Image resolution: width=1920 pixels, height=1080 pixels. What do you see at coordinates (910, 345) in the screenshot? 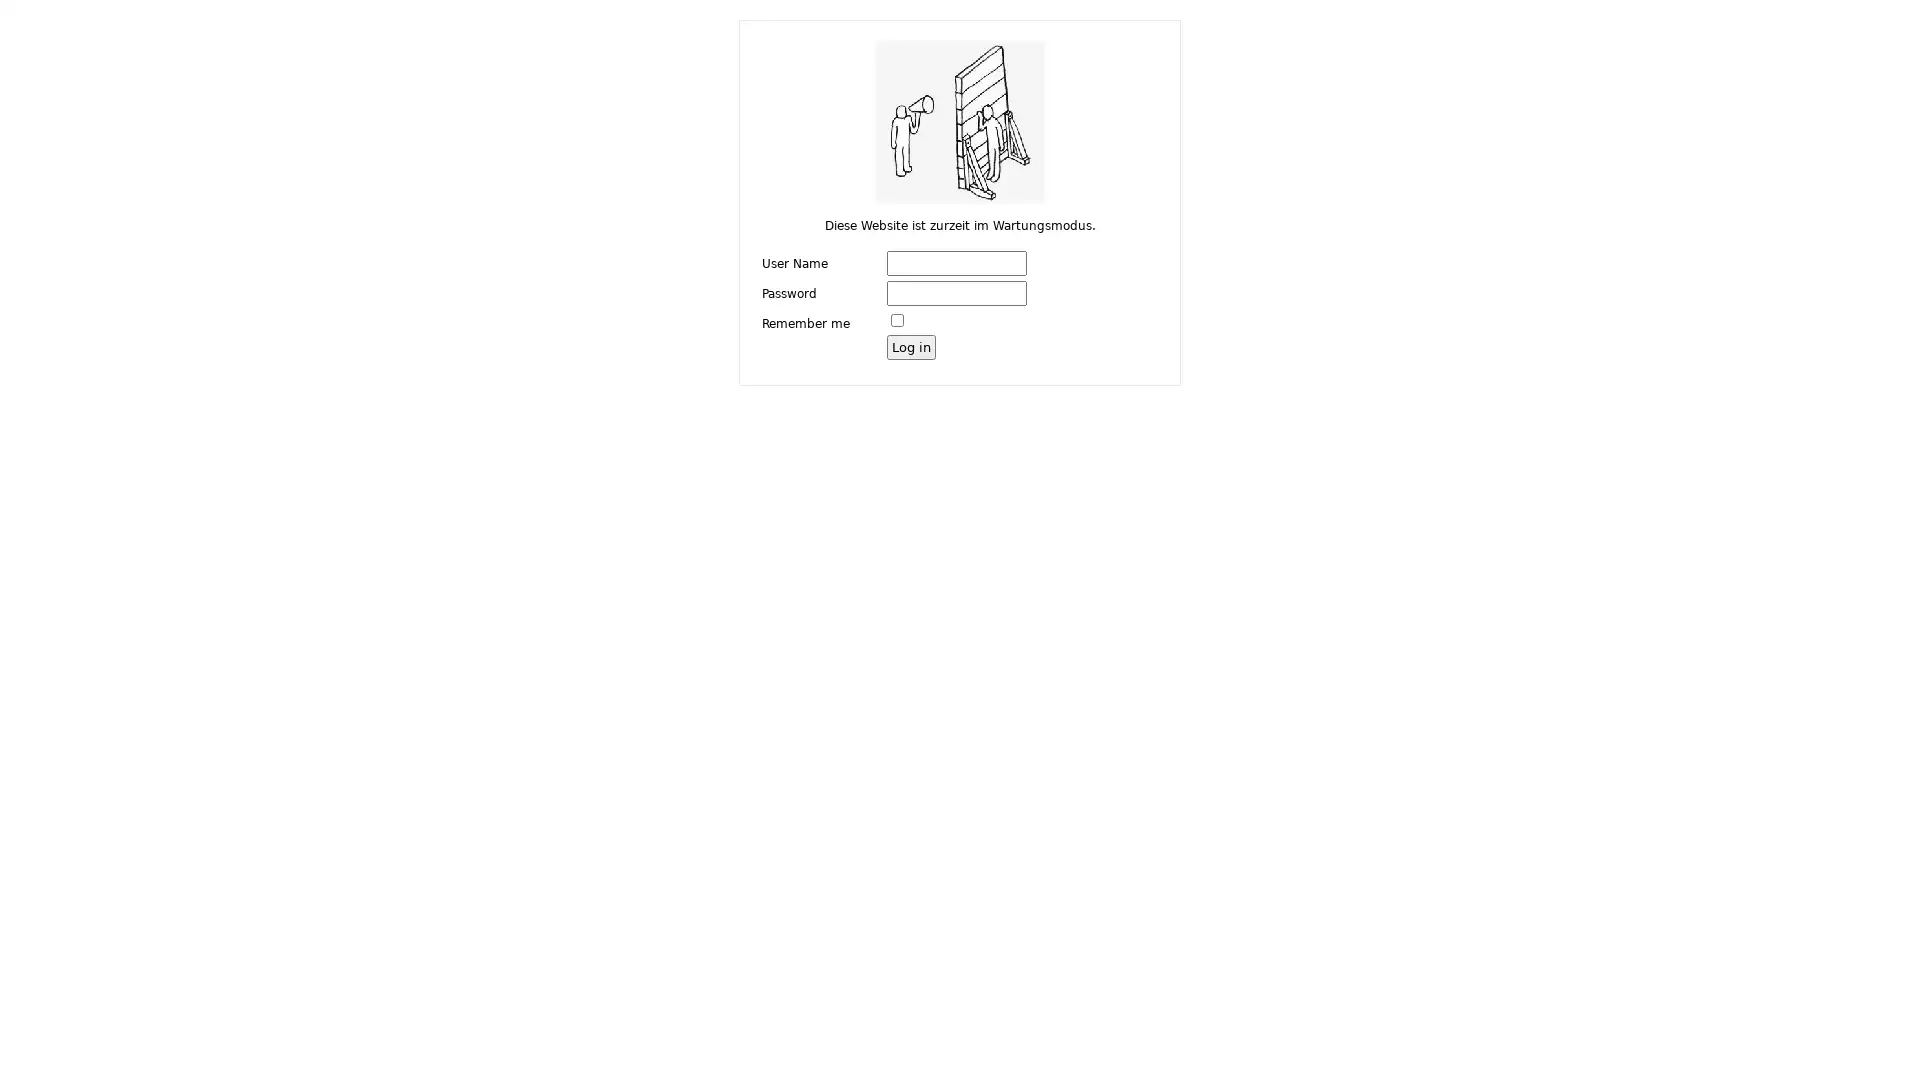
I see `Log in` at bounding box center [910, 345].